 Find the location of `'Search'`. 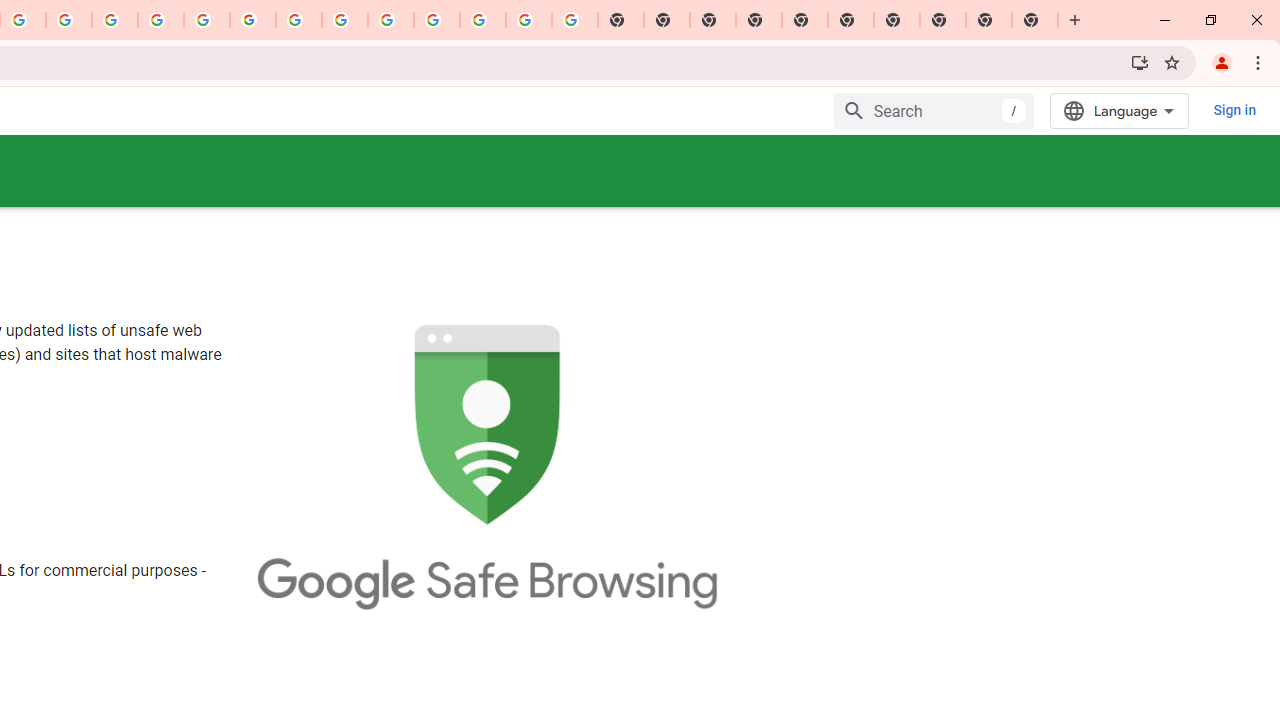

'Search' is located at coordinates (932, 110).